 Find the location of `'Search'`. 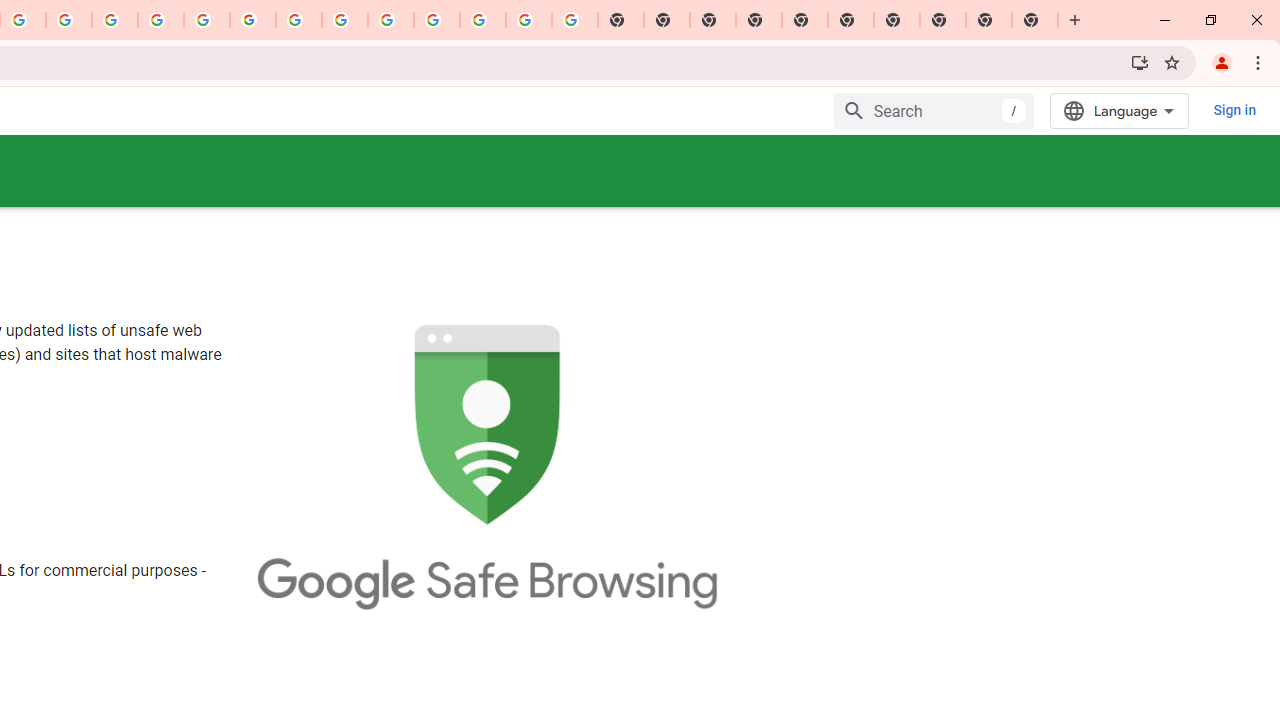

'Search' is located at coordinates (932, 110).